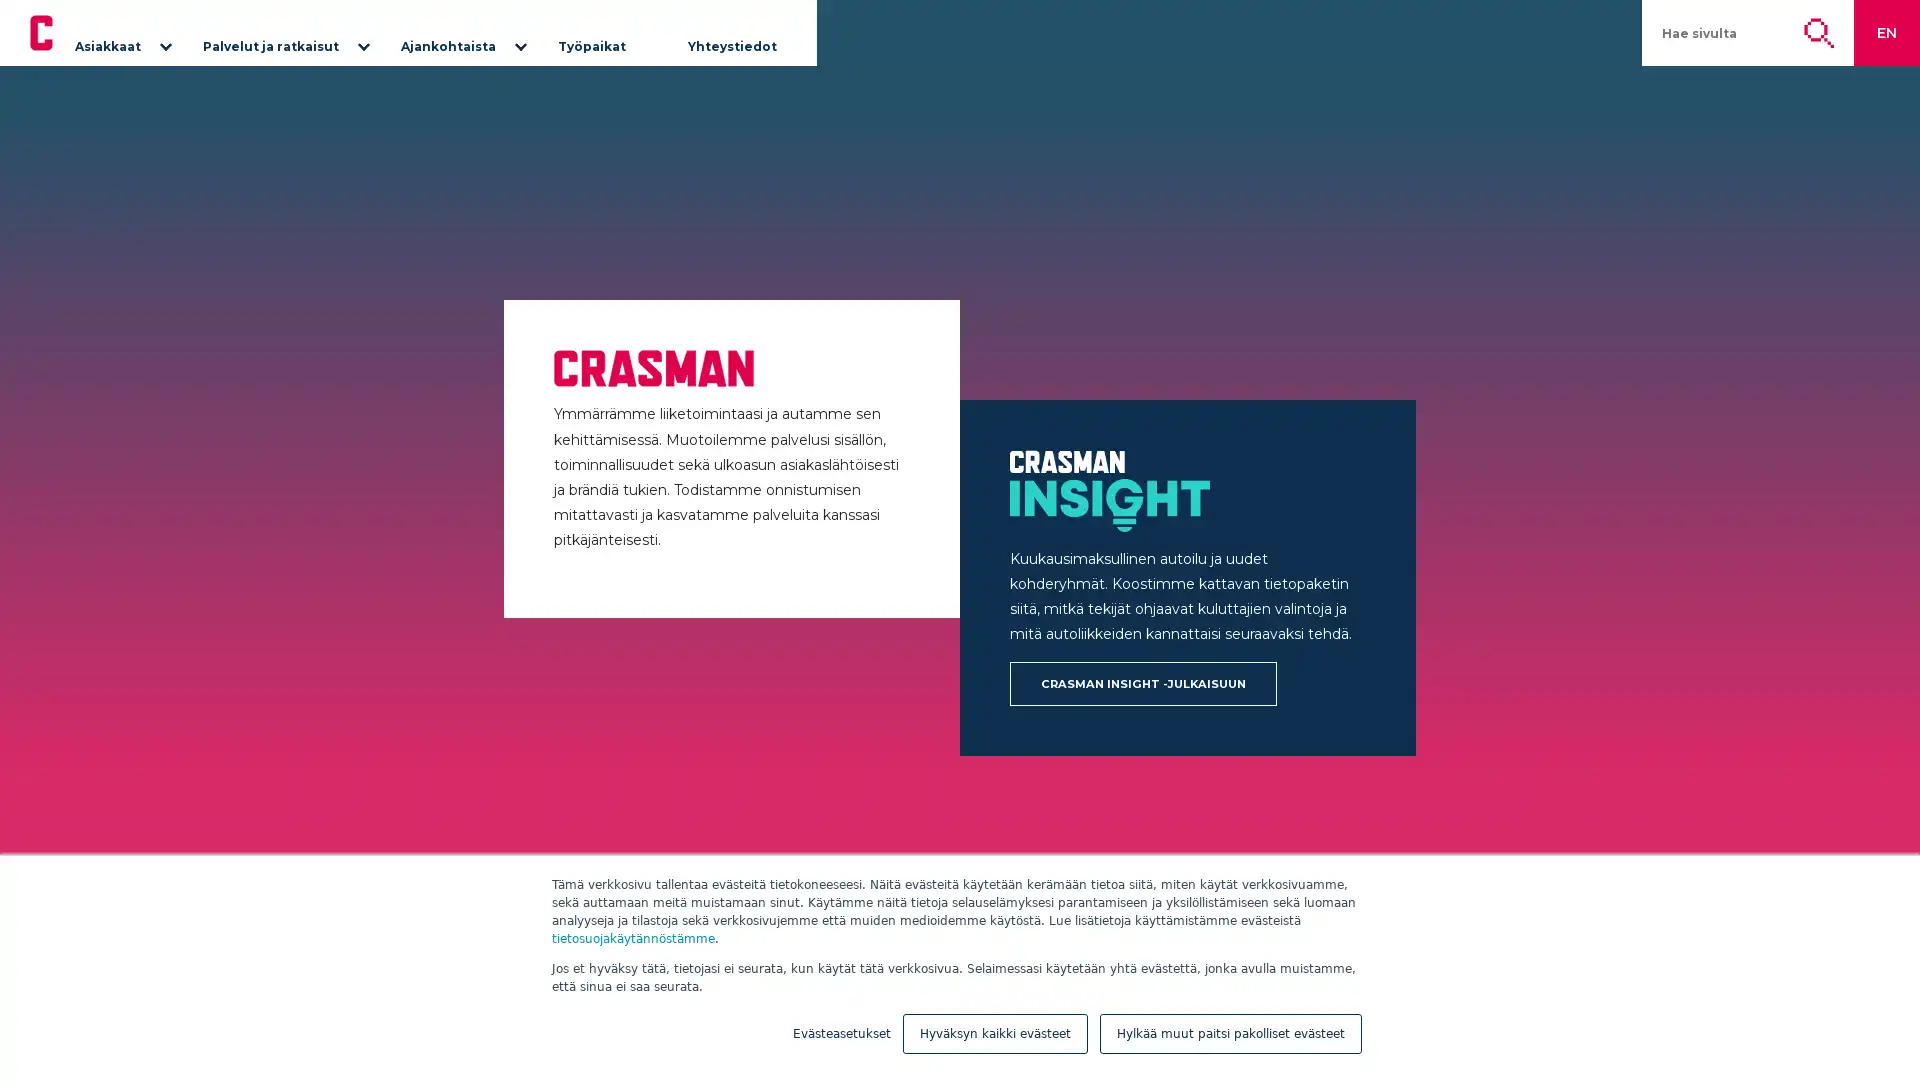  I want to click on Evasteasetukset, so click(841, 1033).